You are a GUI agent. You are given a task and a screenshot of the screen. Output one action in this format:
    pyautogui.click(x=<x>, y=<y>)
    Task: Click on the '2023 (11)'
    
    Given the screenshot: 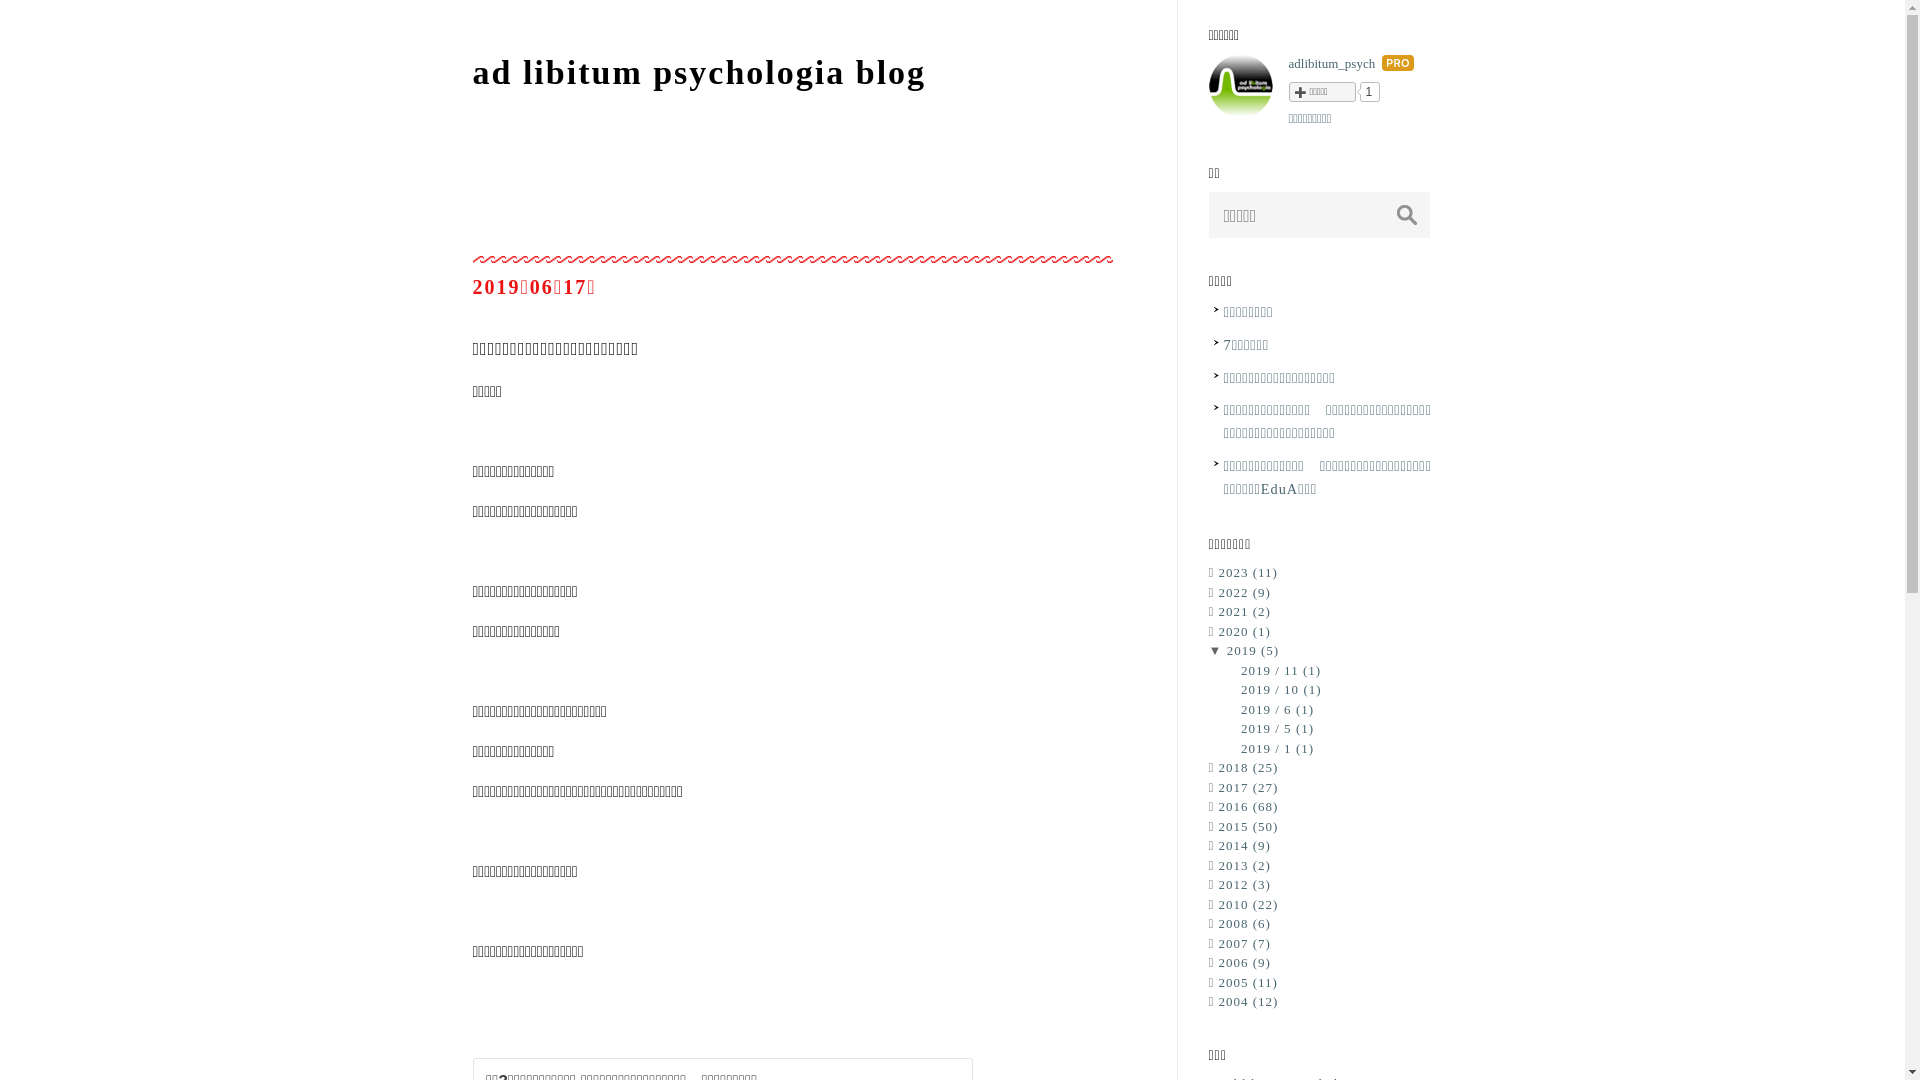 What is the action you would take?
    pyautogui.click(x=1246, y=572)
    